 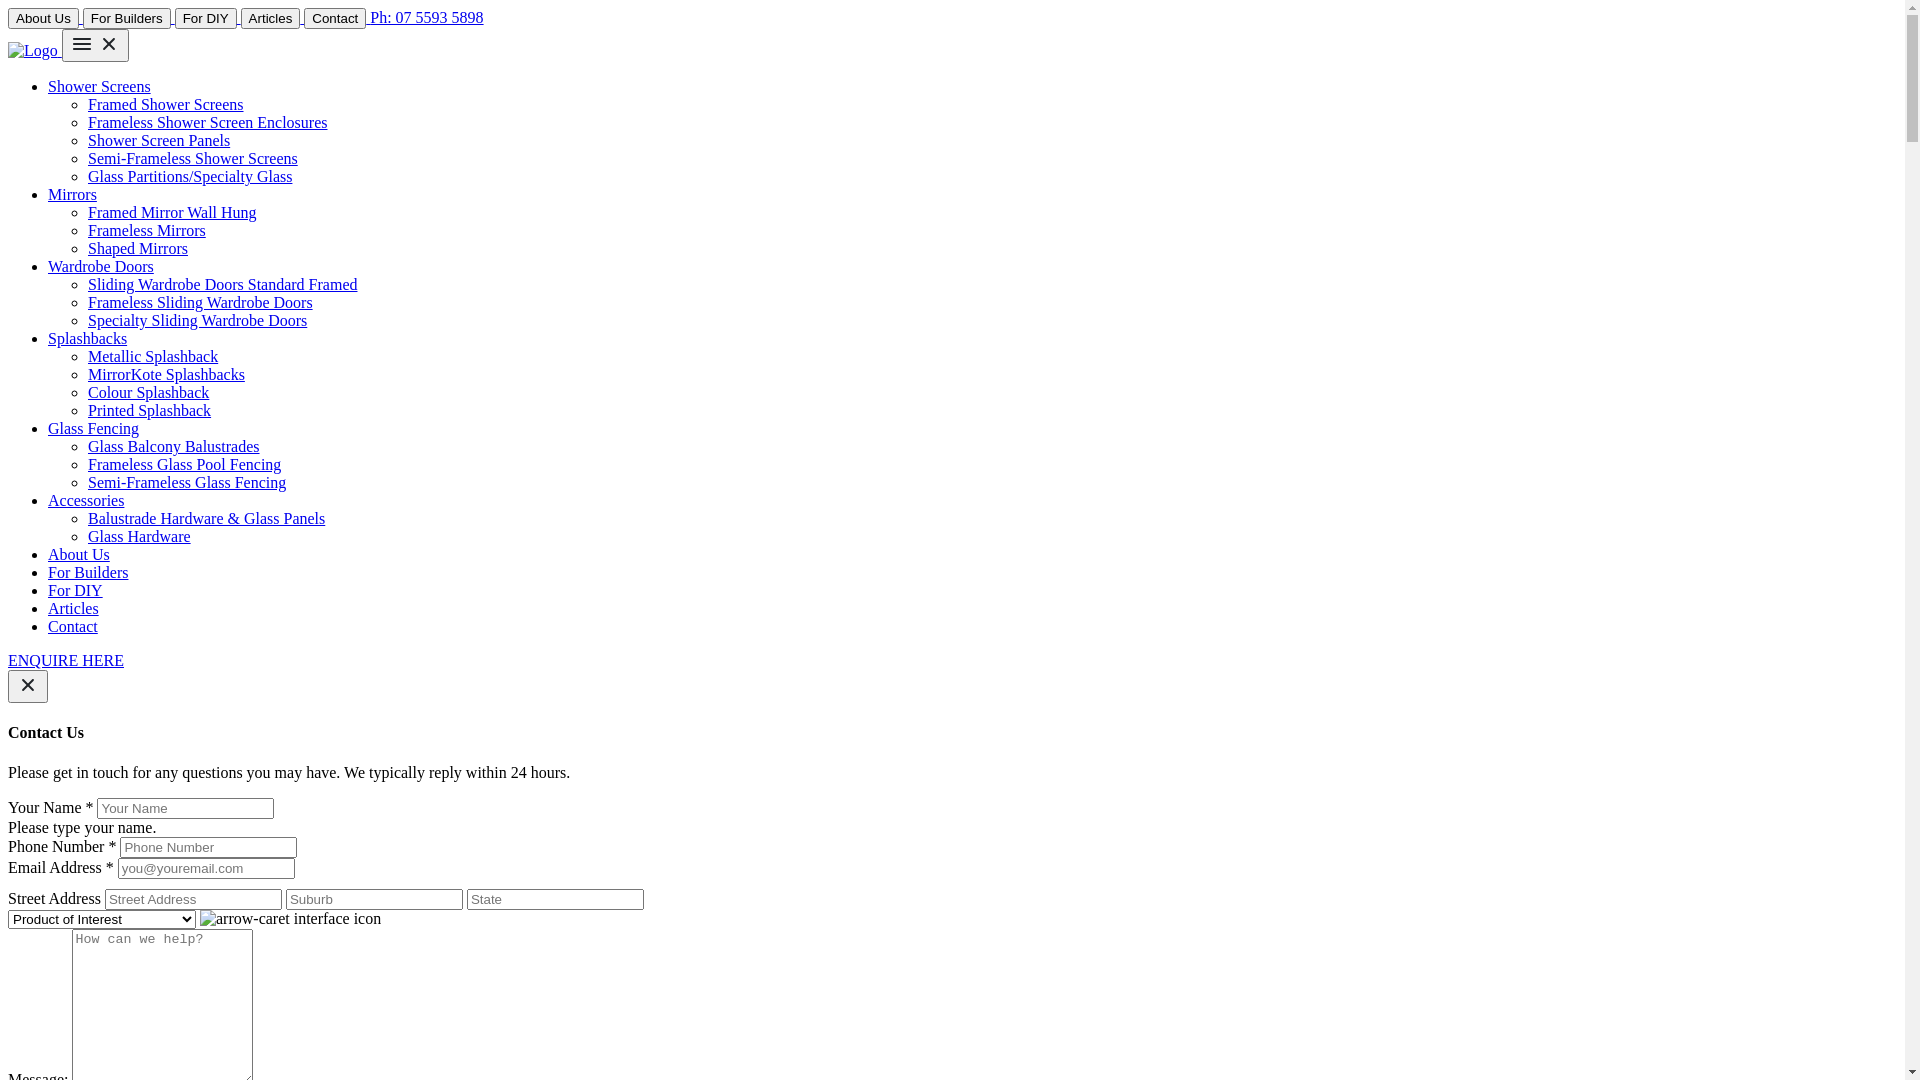 What do you see at coordinates (146, 229) in the screenshot?
I see `'Frameless Mirrors'` at bounding box center [146, 229].